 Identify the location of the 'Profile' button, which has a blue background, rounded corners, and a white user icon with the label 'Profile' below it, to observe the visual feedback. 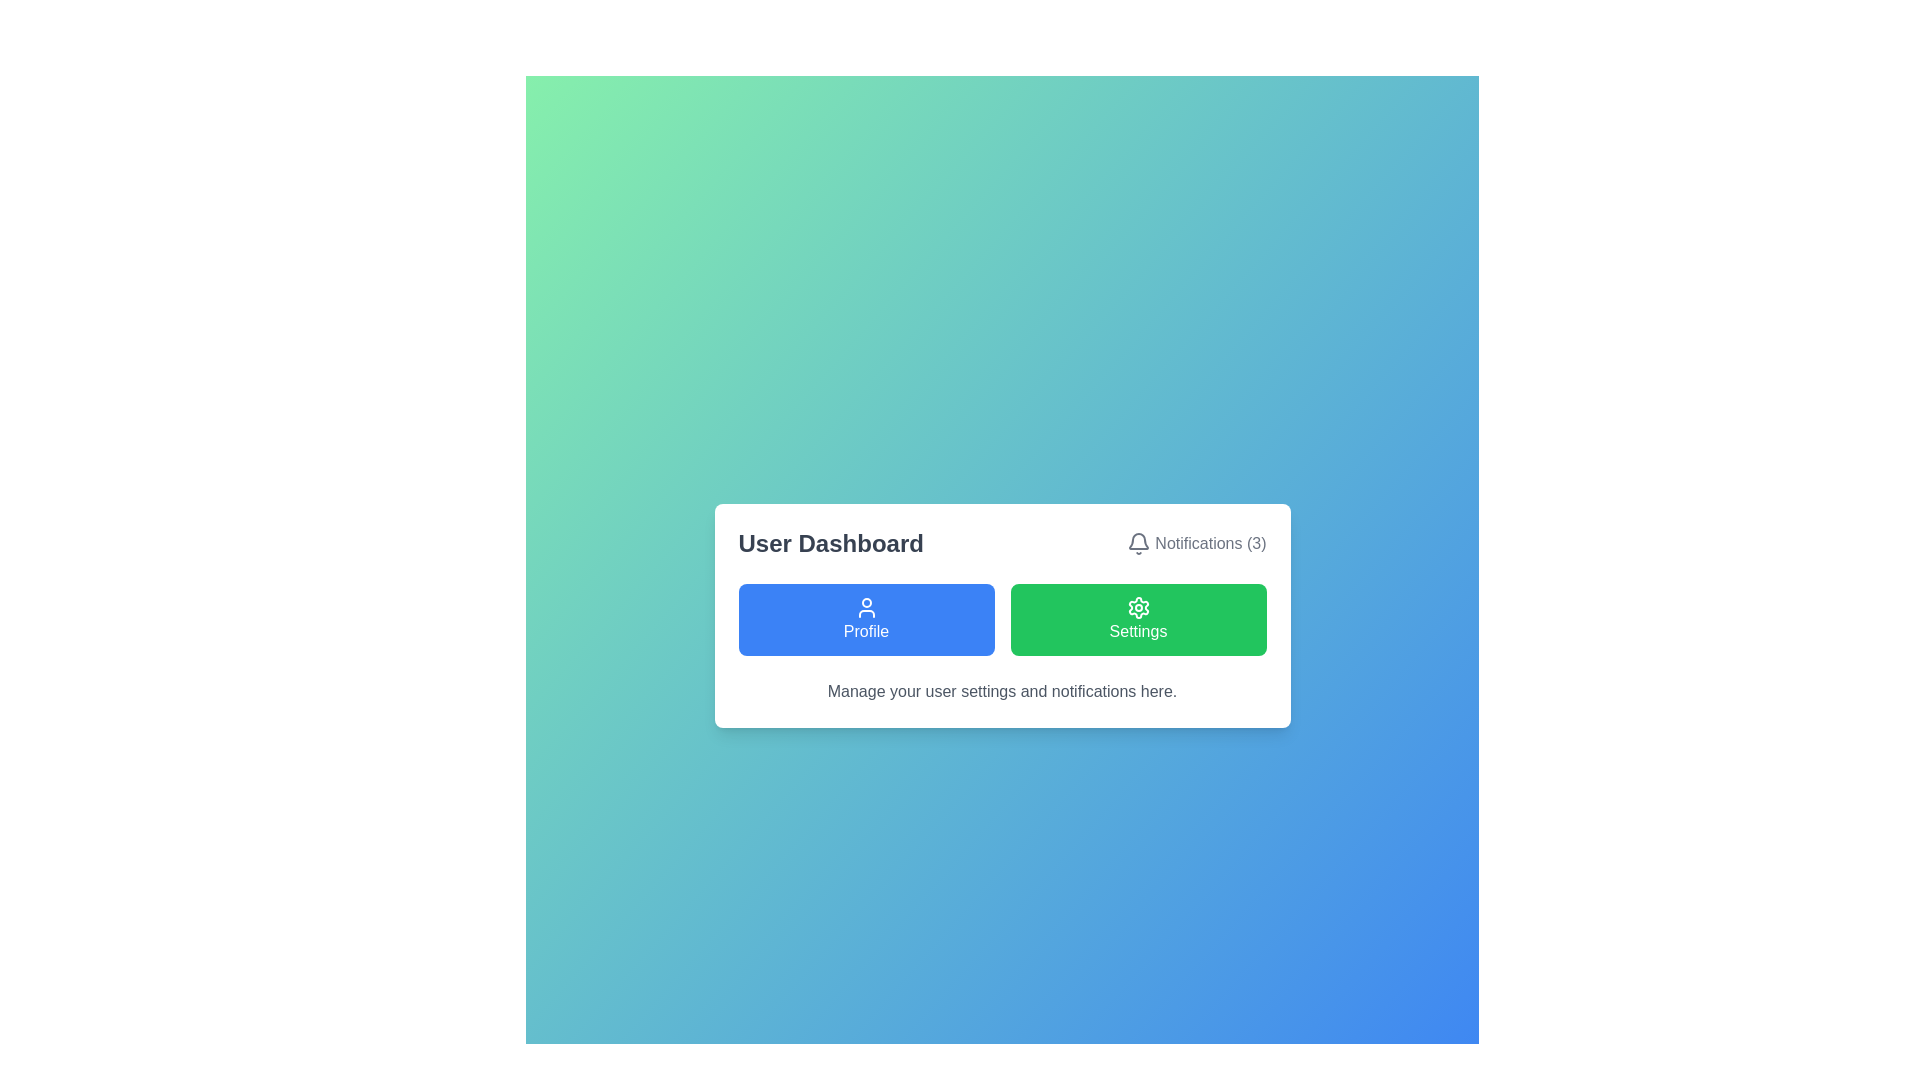
(866, 619).